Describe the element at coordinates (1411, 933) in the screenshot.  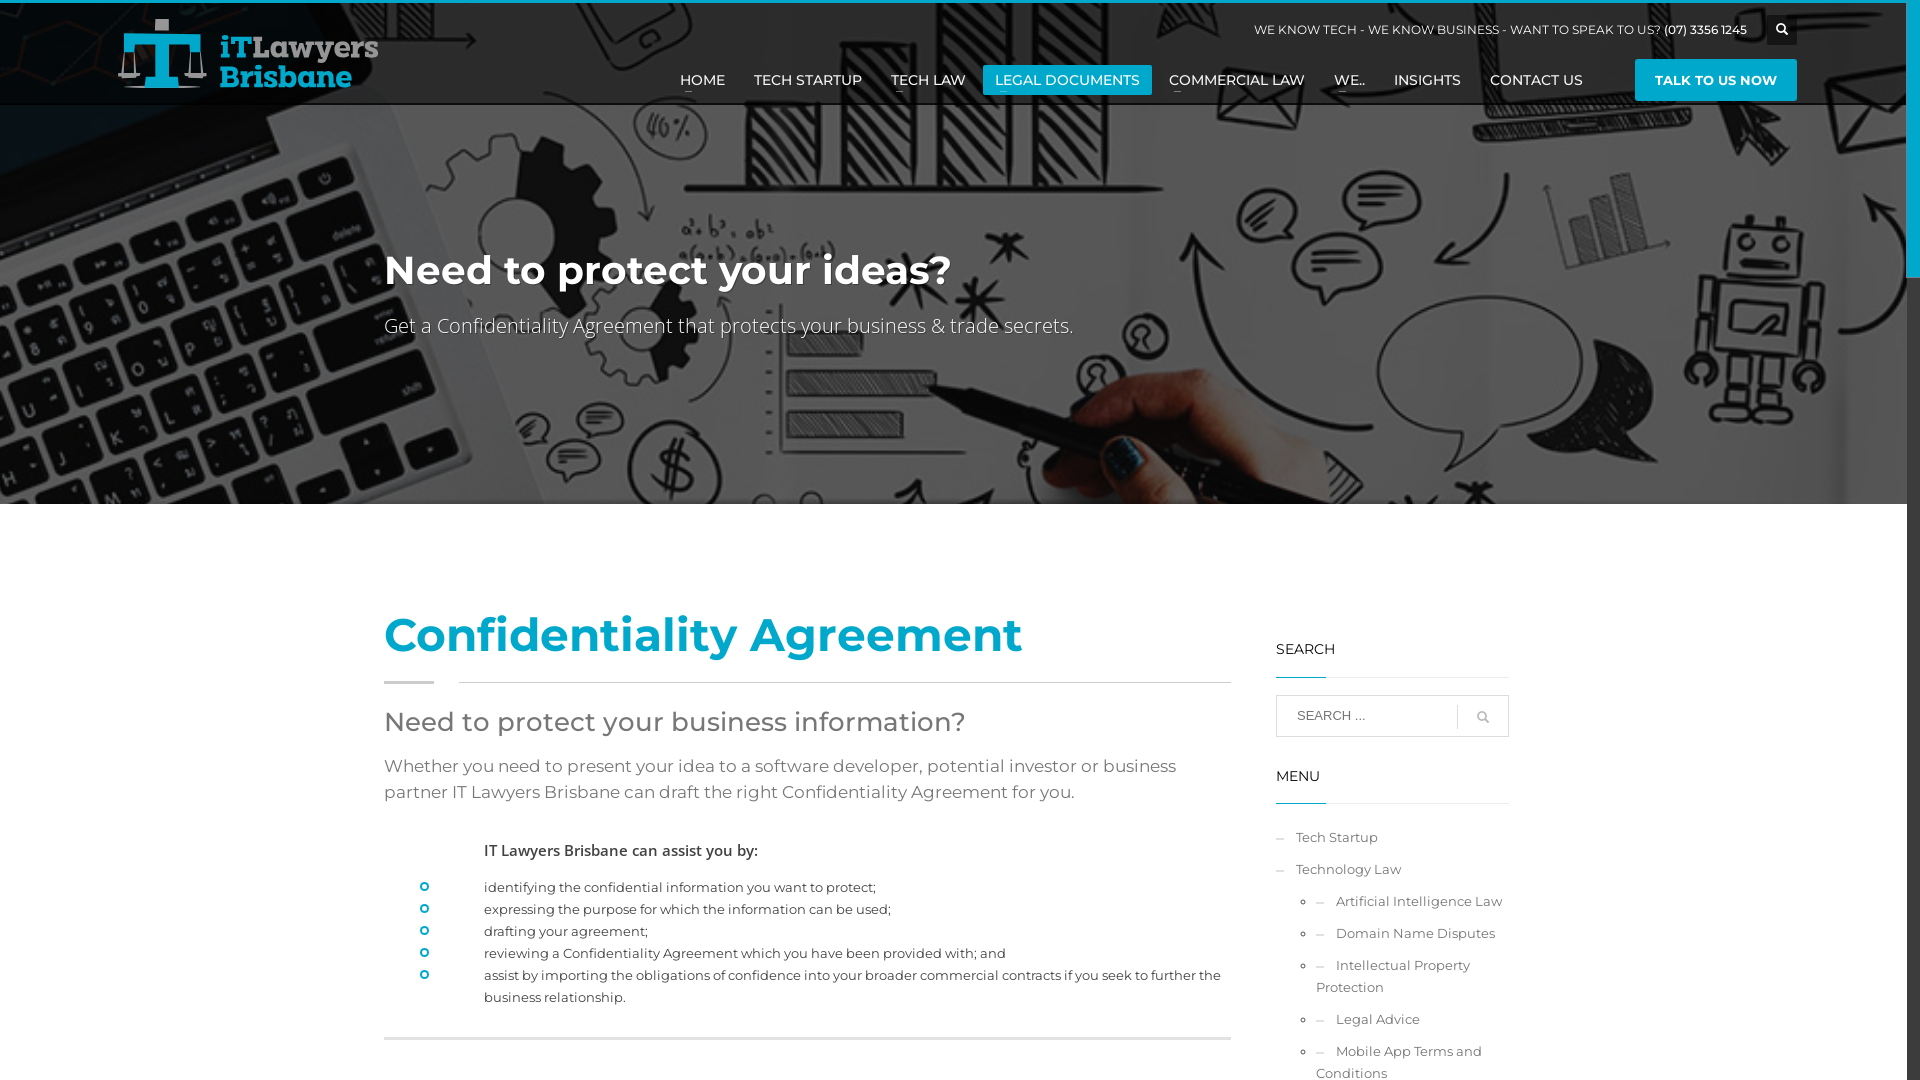
I see `'Domain Name Disputes'` at that location.